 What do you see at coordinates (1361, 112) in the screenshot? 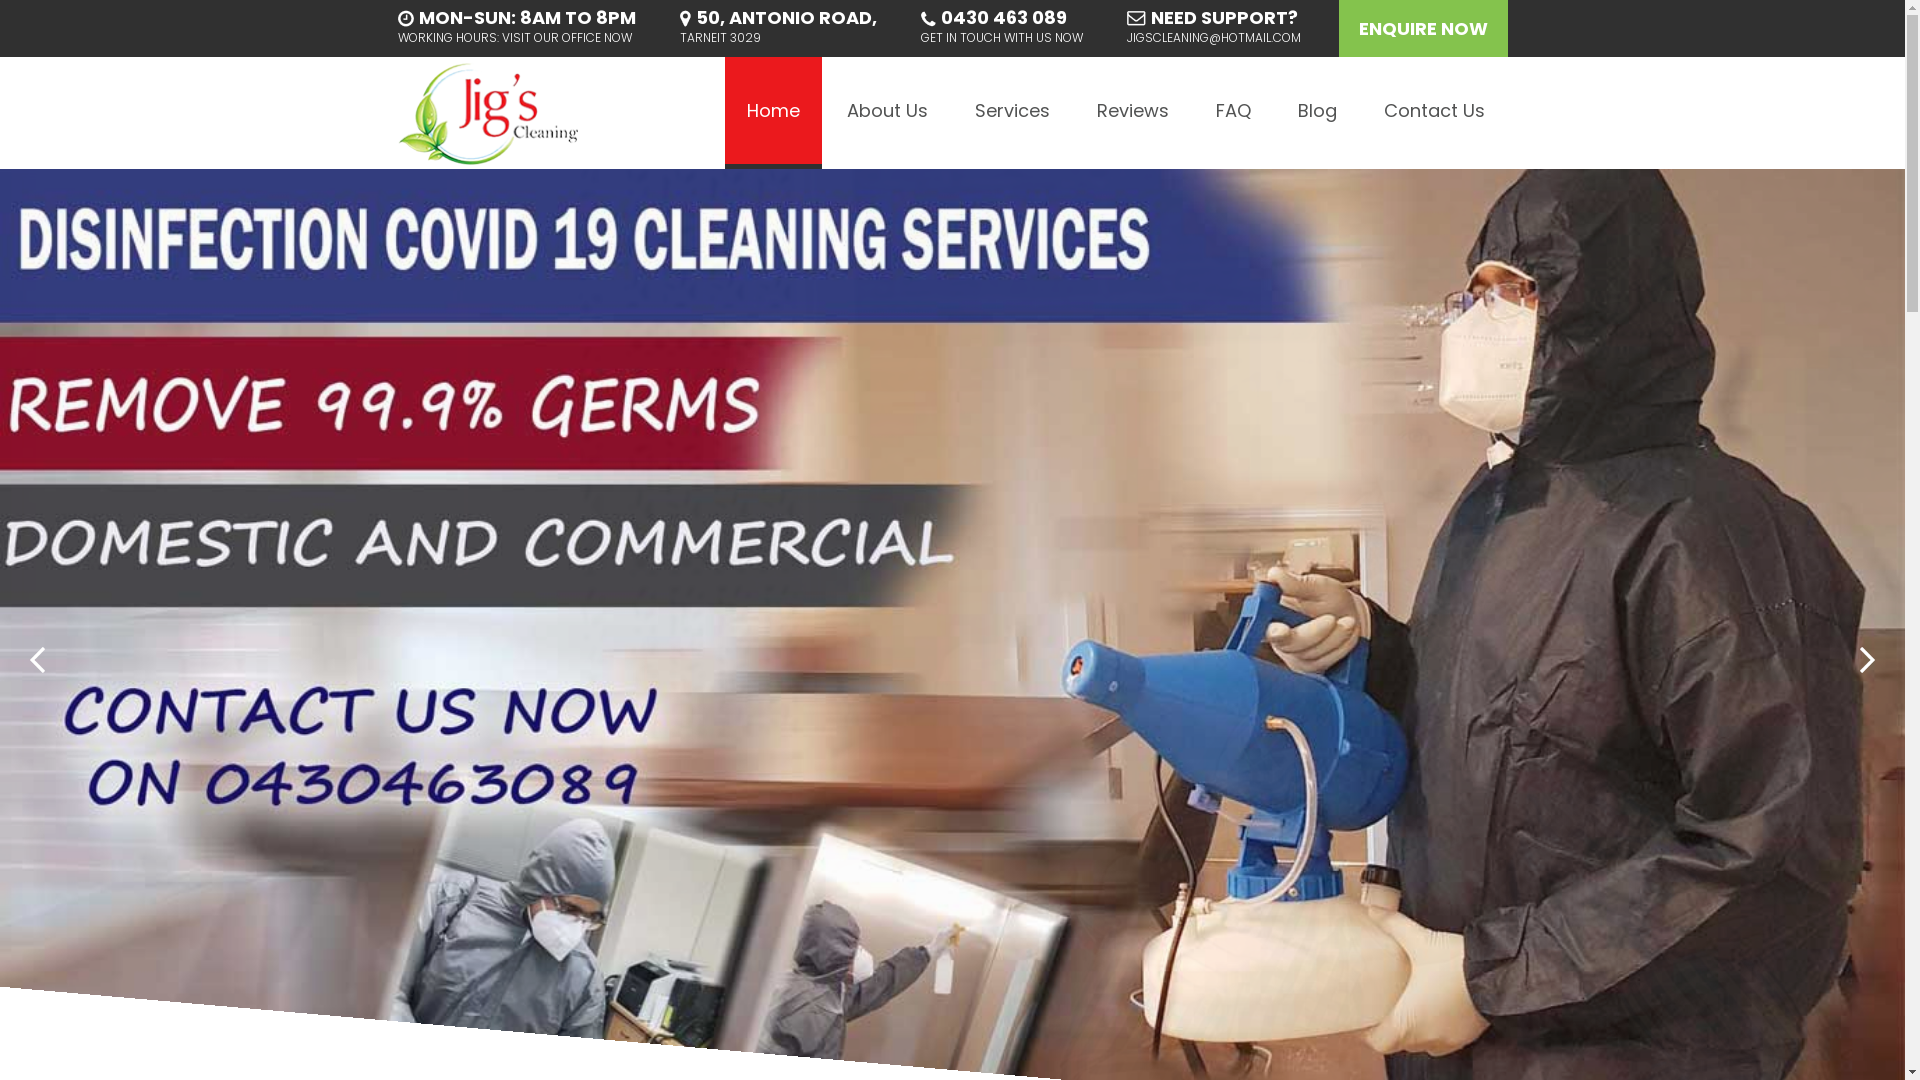
I see `'Contact Us'` at bounding box center [1361, 112].